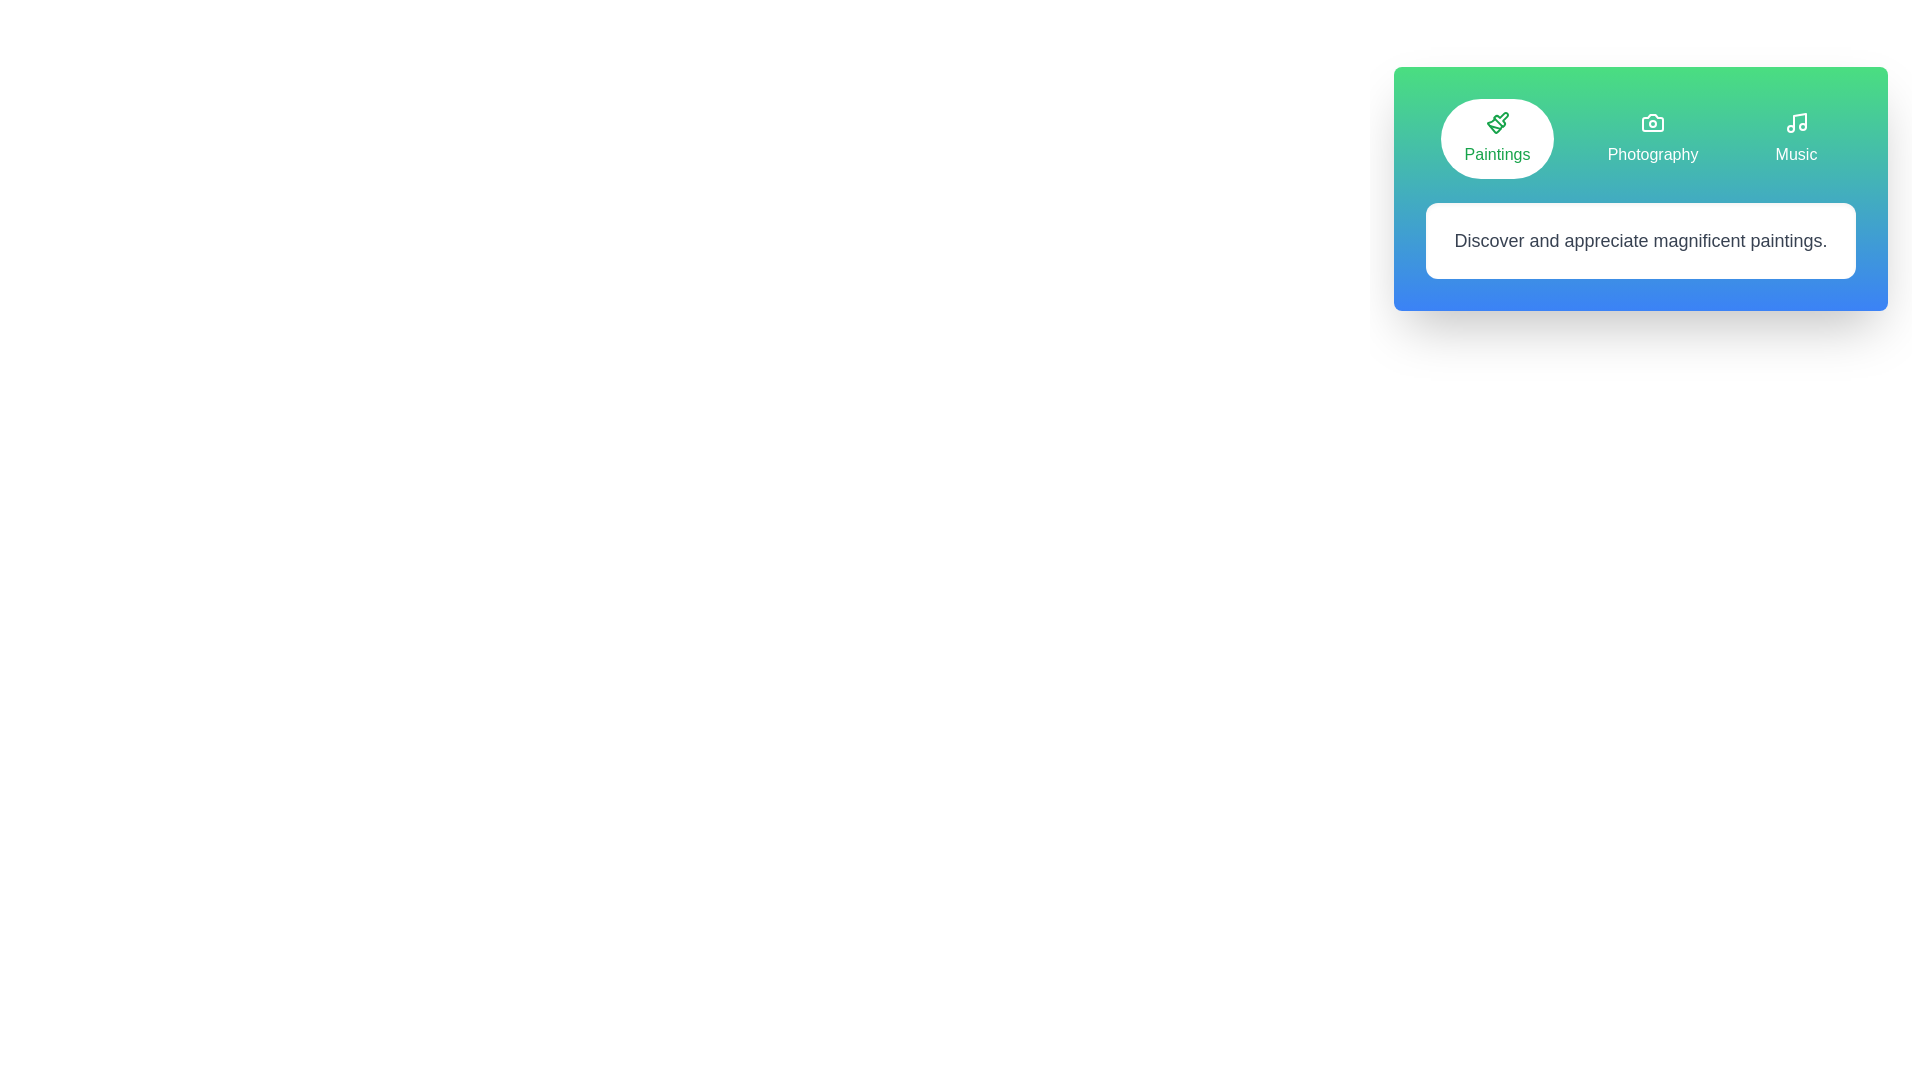 This screenshot has height=1080, width=1920. Describe the element at coordinates (1796, 137) in the screenshot. I see `the Music tab to view its content` at that location.